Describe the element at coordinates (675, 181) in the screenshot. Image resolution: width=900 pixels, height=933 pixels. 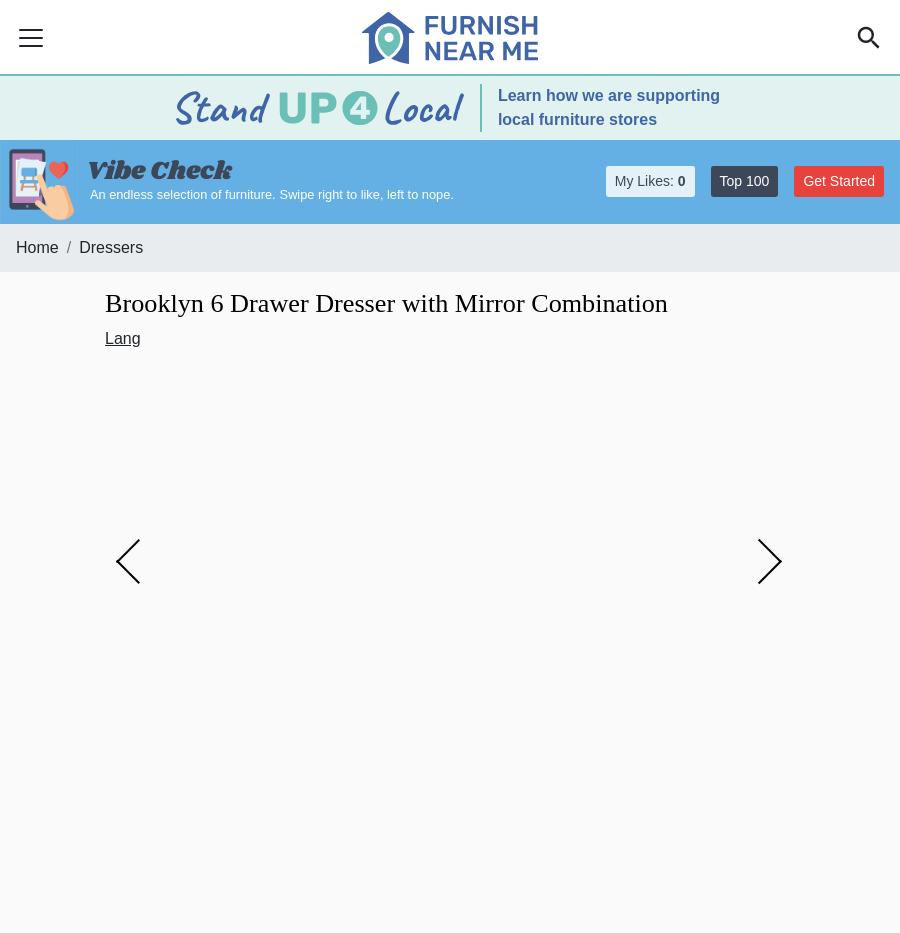
I see `'0'` at that location.